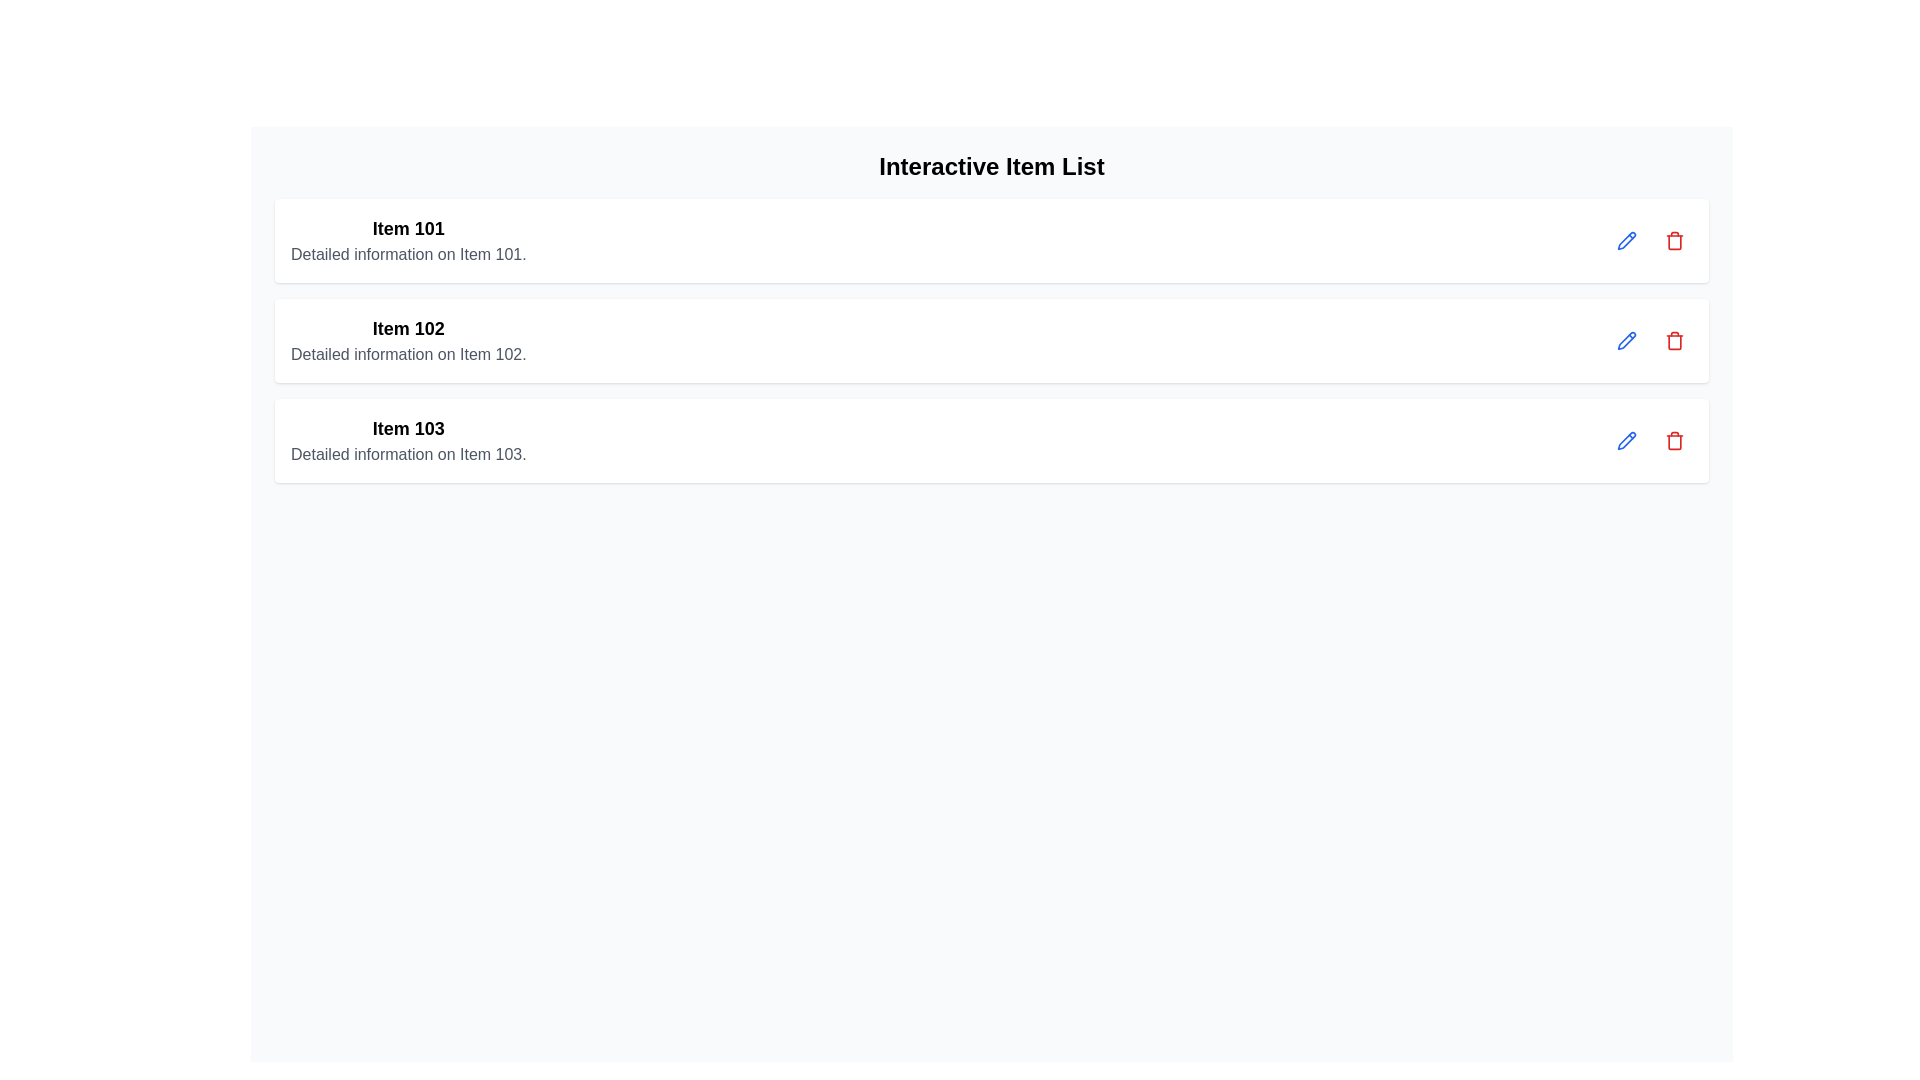  What do you see at coordinates (1675, 439) in the screenshot?
I see `the delete button located at the right-most end of the interactive options for 'Item 103'` at bounding box center [1675, 439].